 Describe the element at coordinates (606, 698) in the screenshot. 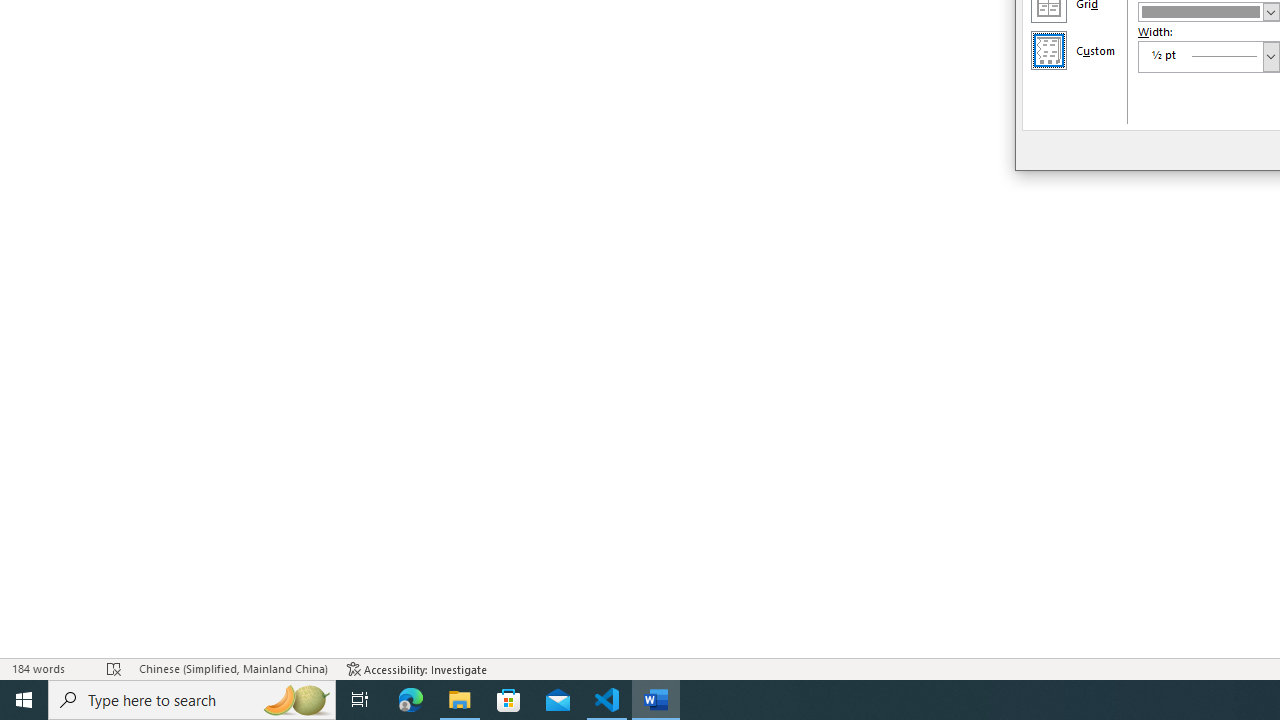

I see `'Visual Studio Code - 1 running window'` at that location.